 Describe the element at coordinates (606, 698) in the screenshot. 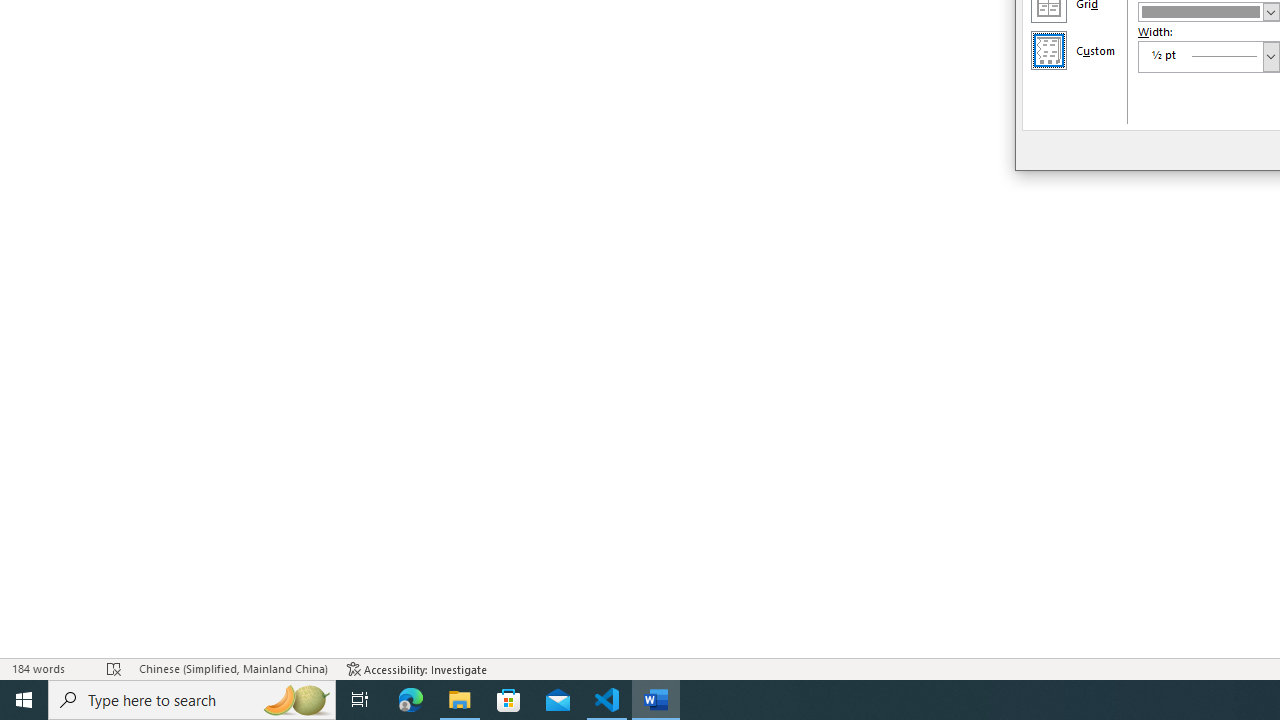

I see `'Visual Studio Code - 1 running window'` at that location.